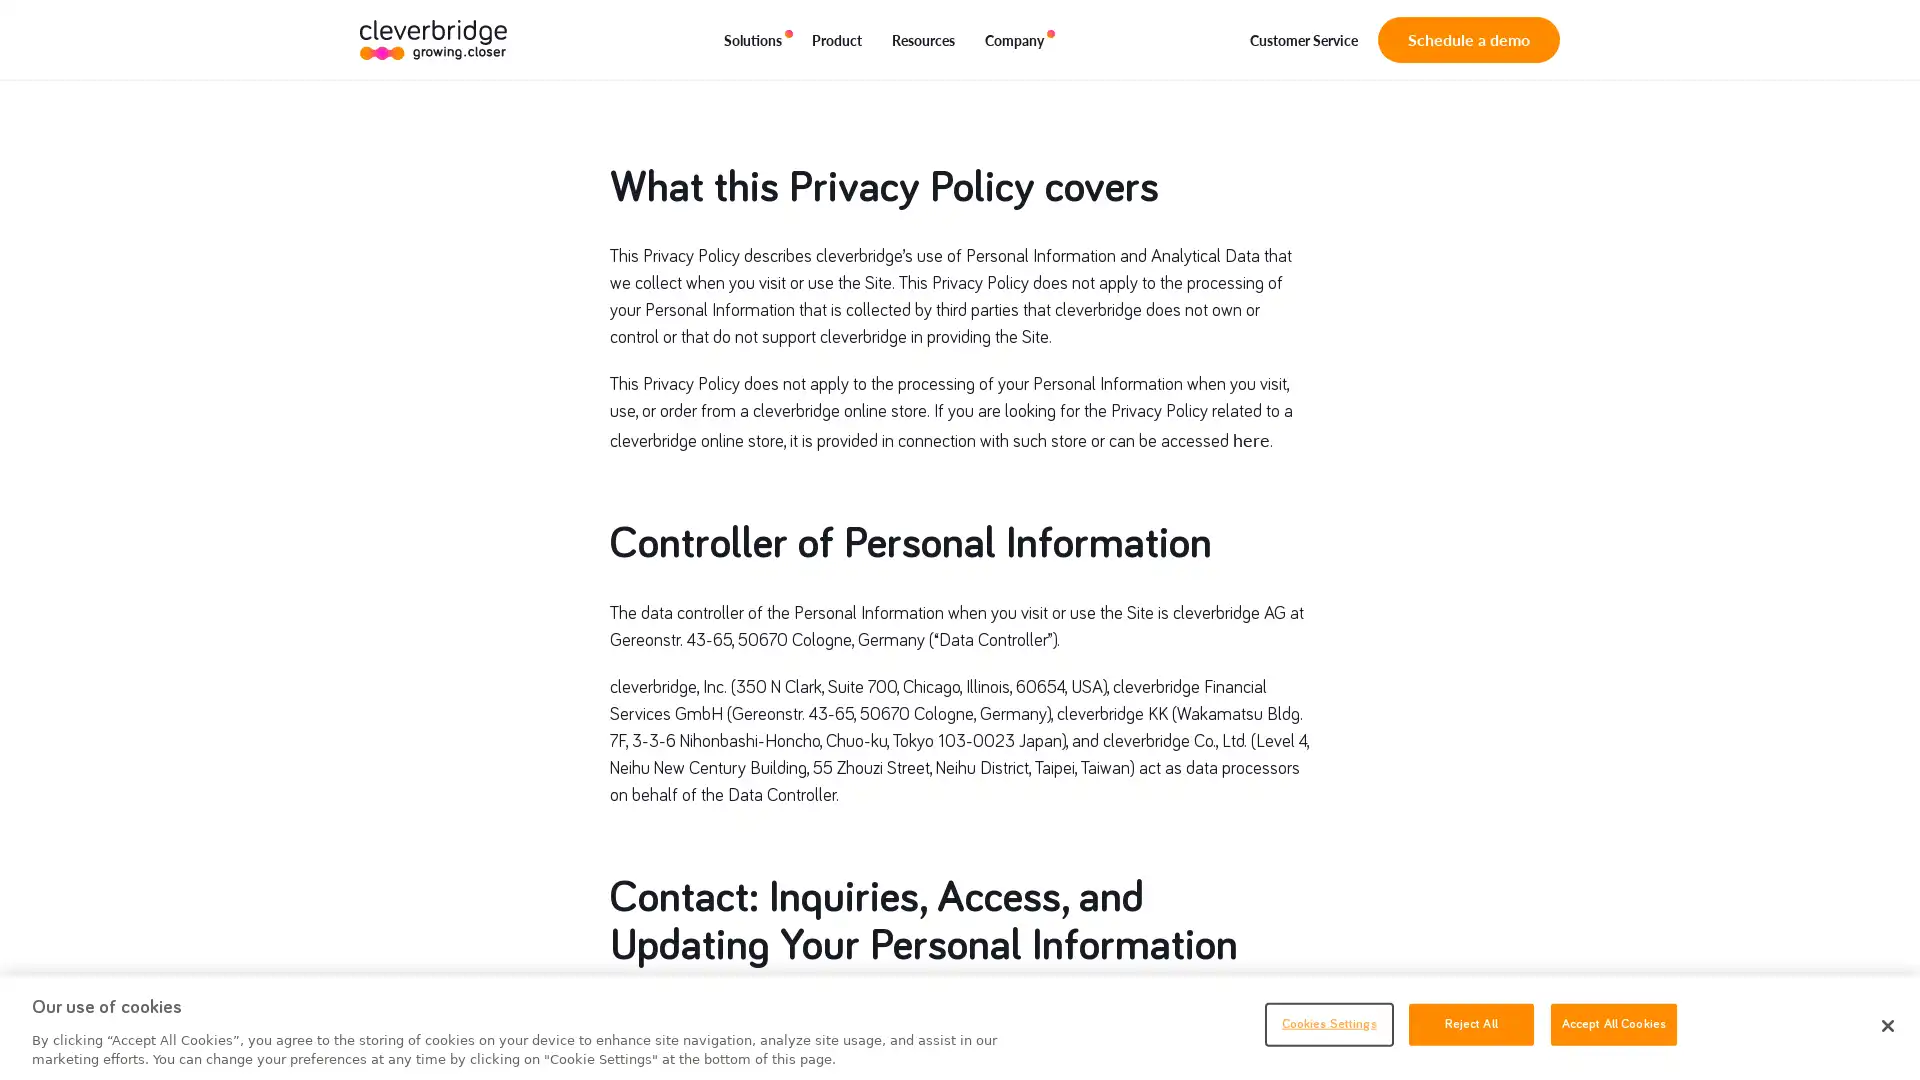  Describe the element at coordinates (1613, 1023) in the screenshot. I see `Accept All Cookies` at that location.